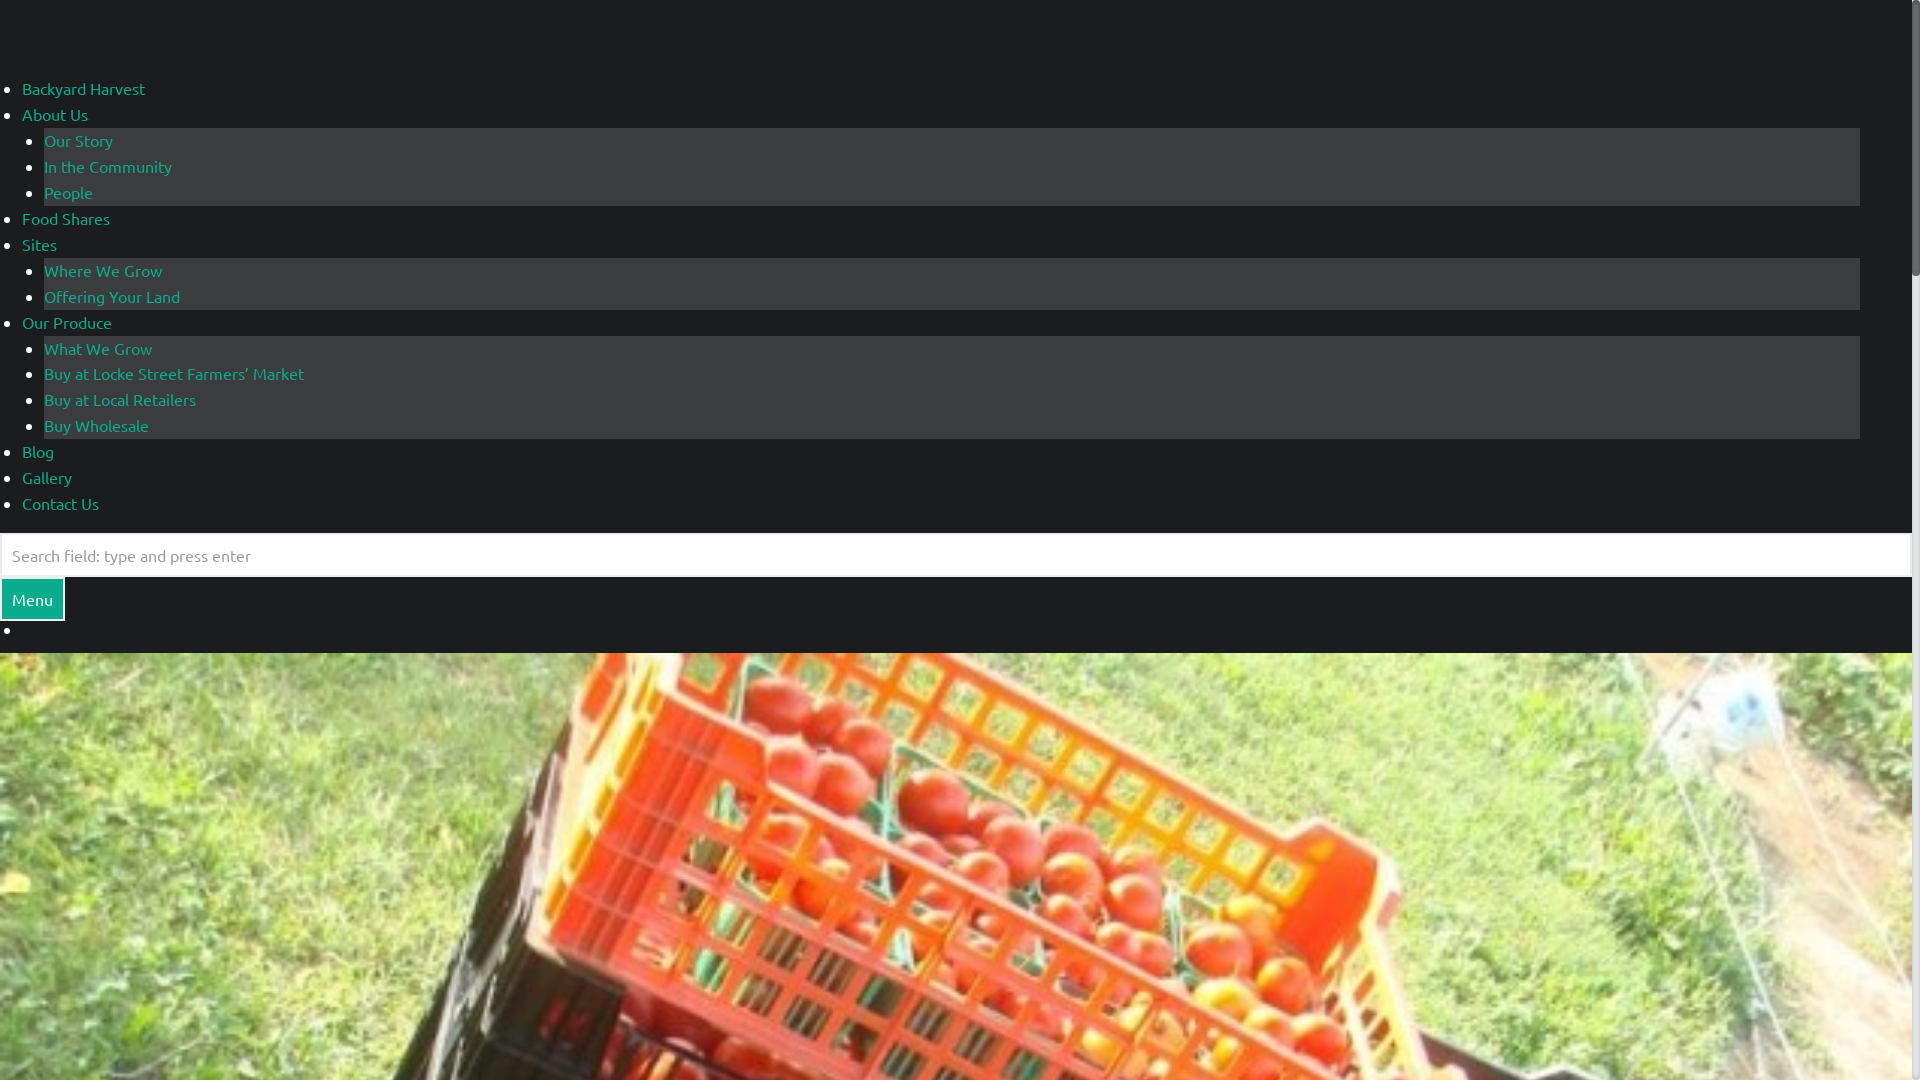 The width and height of the screenshot is (1920, 1080). Describe the element at coordinates (110, 296) in the screenshot. I see `'Offering Your Land'` at that location.